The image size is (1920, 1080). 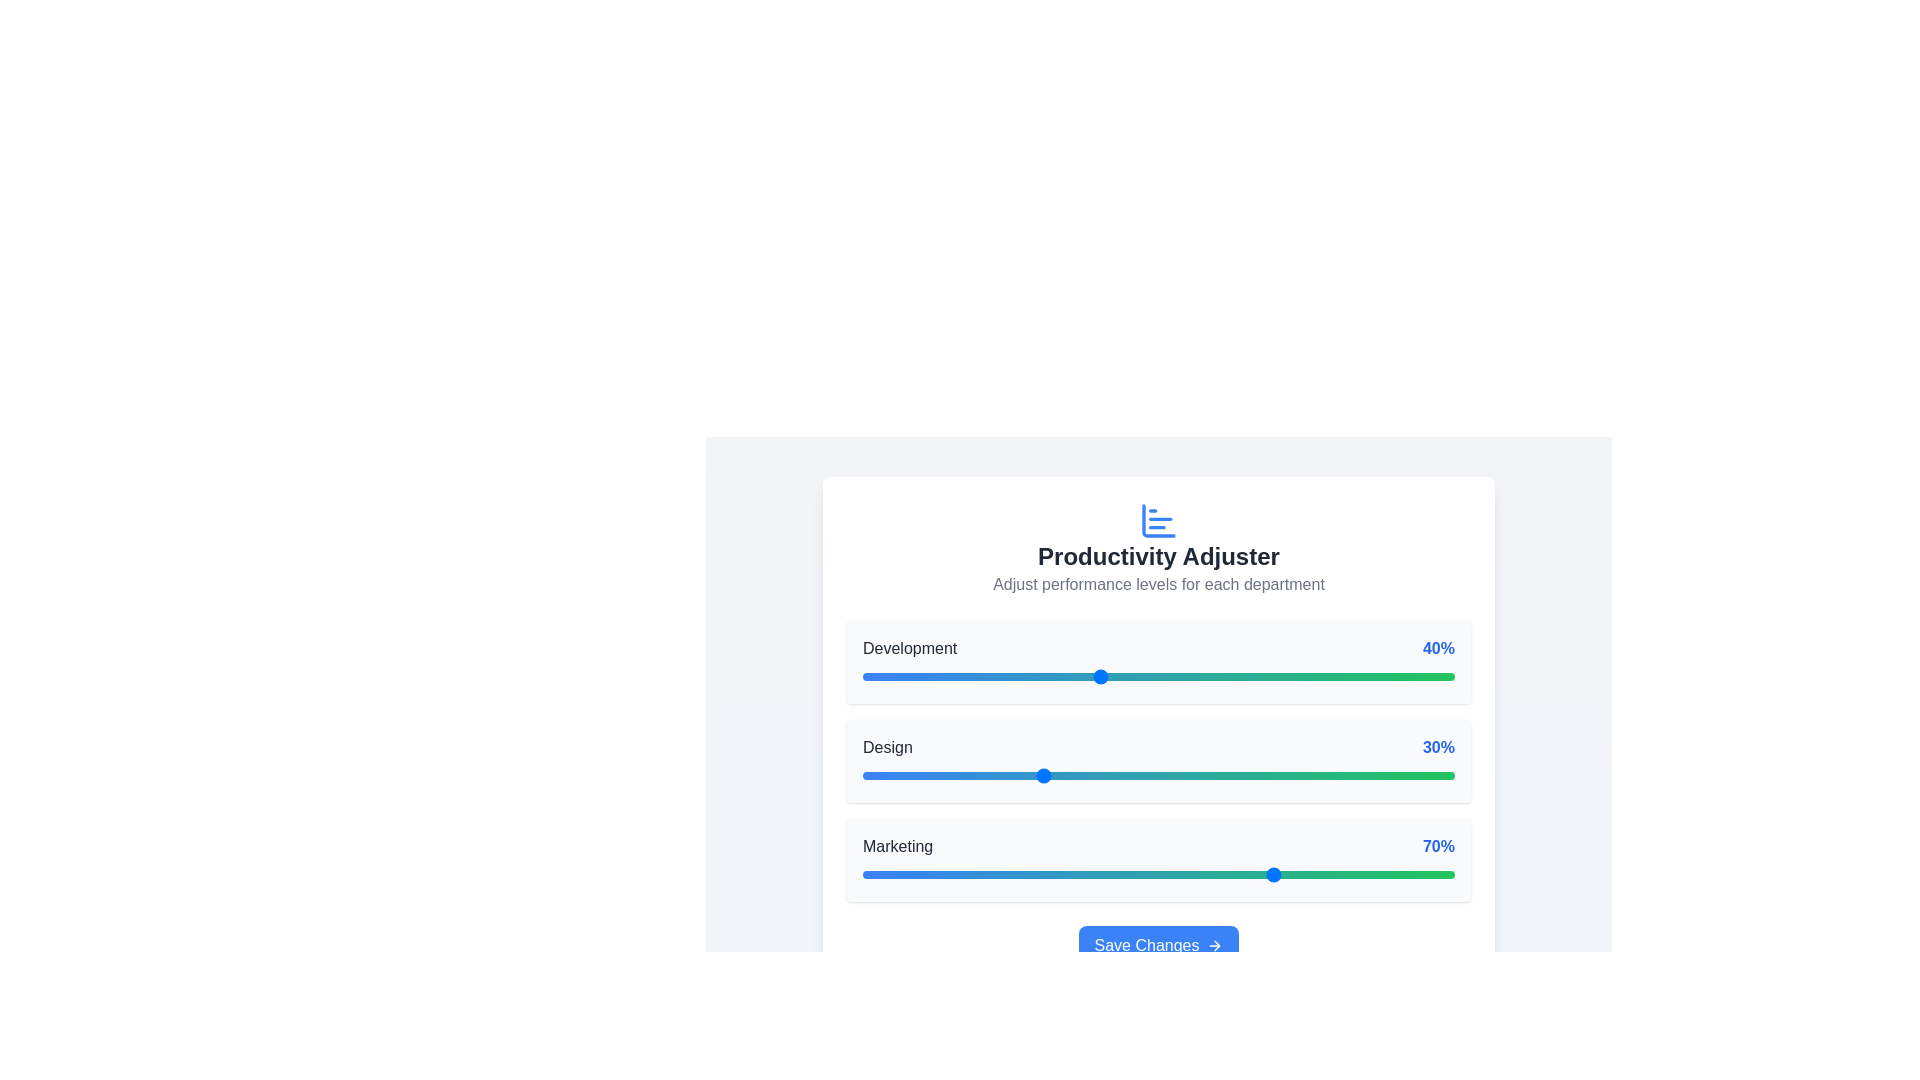 I want to click on the slider value, so click(x=1028, y=874).